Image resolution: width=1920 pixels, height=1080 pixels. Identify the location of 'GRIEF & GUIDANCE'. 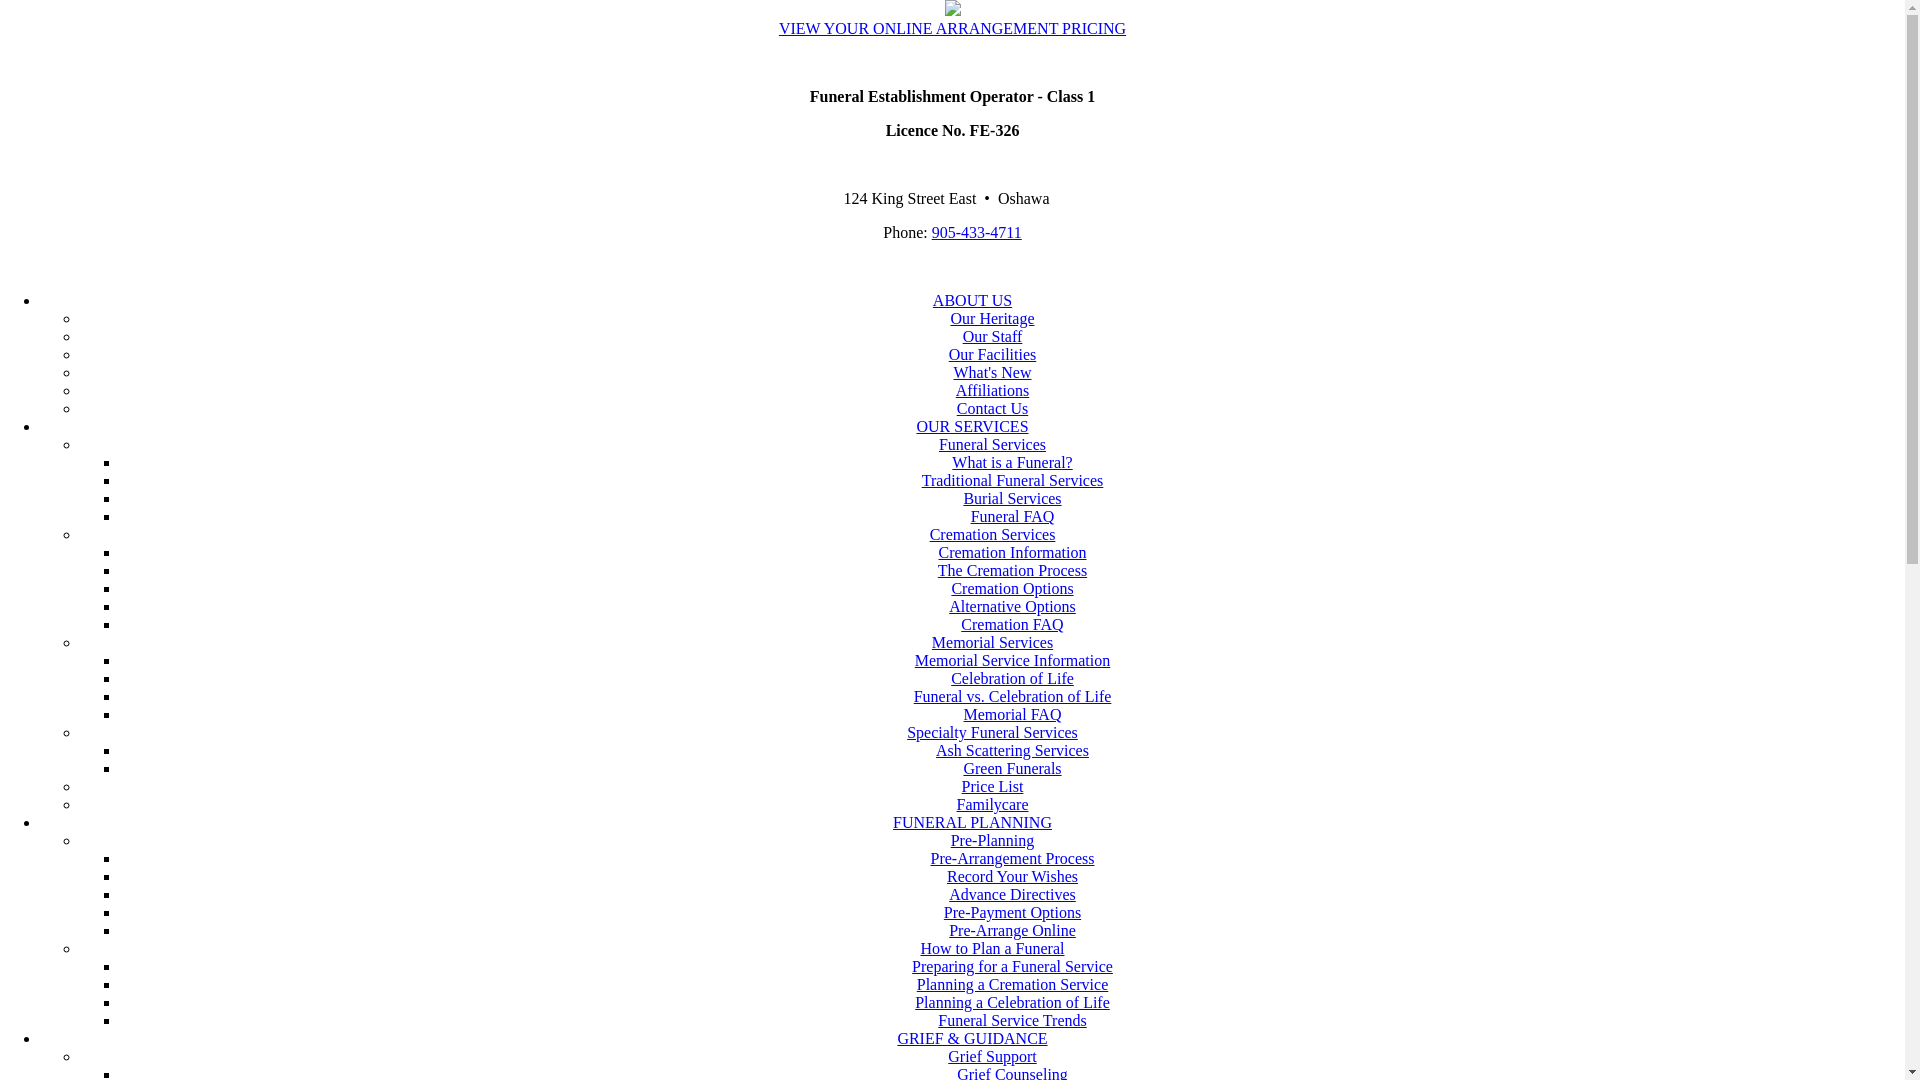
(896, 1037).